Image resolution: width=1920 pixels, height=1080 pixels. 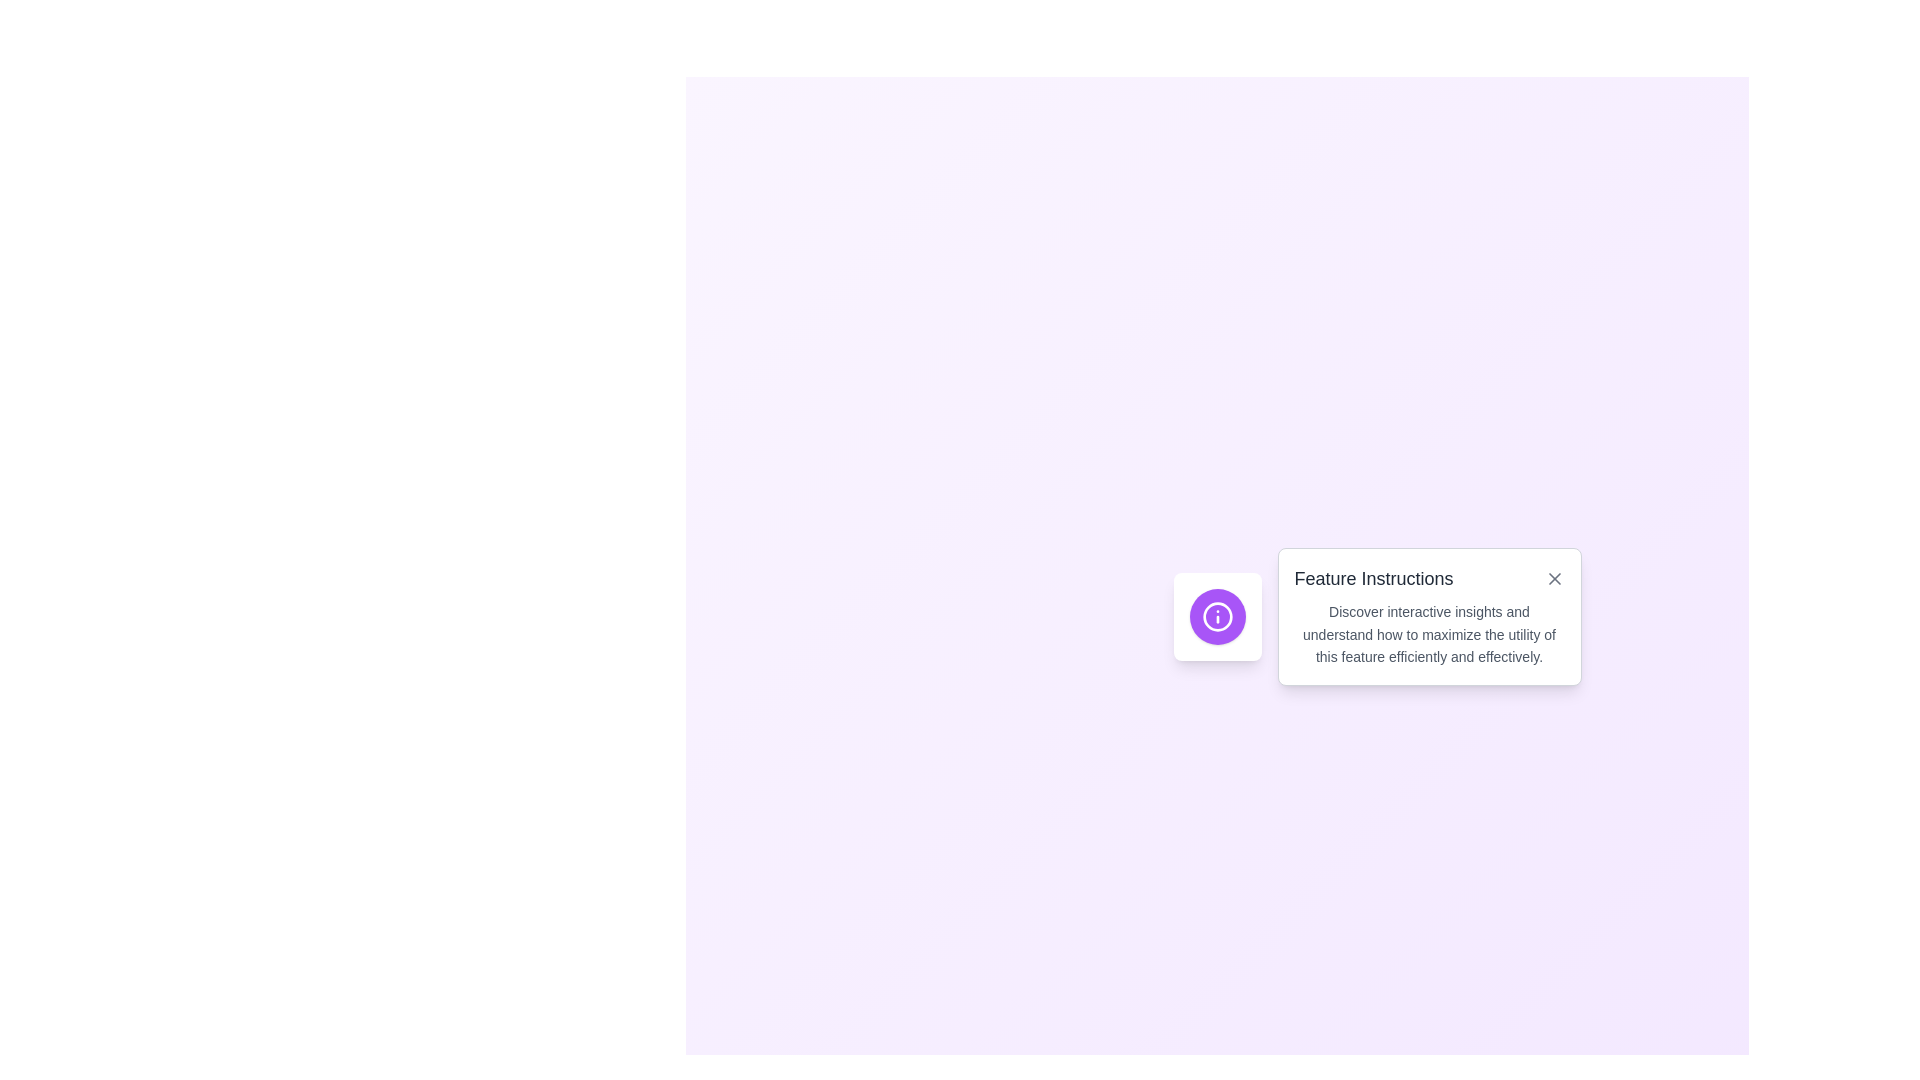 I want to click on the slanted cross-like icon located at the top-right corner of the 'Feature Instructions' card, so click(x=1553, y=578).